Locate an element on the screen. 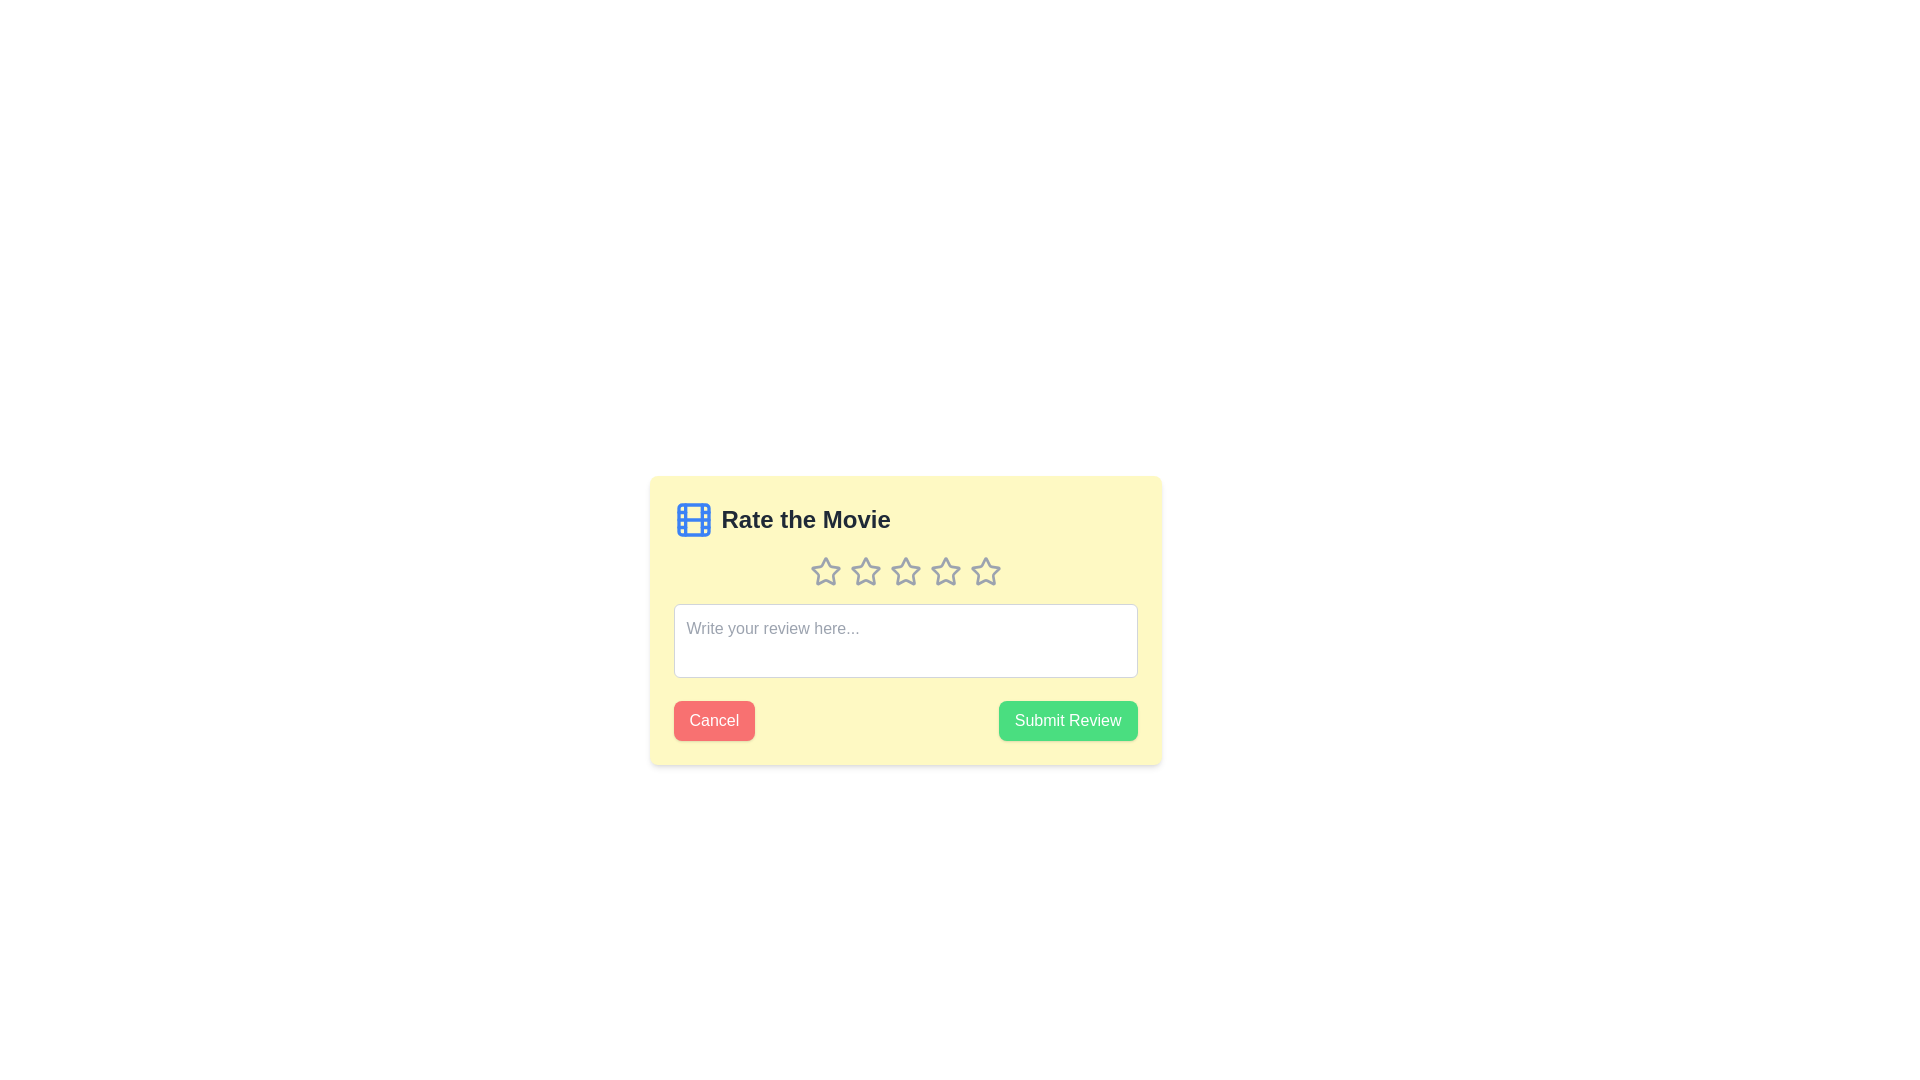 The height and width of the screenshot is (1080, 1920). the second interactive star icon in the rating system is located at coordinates (865, 571).